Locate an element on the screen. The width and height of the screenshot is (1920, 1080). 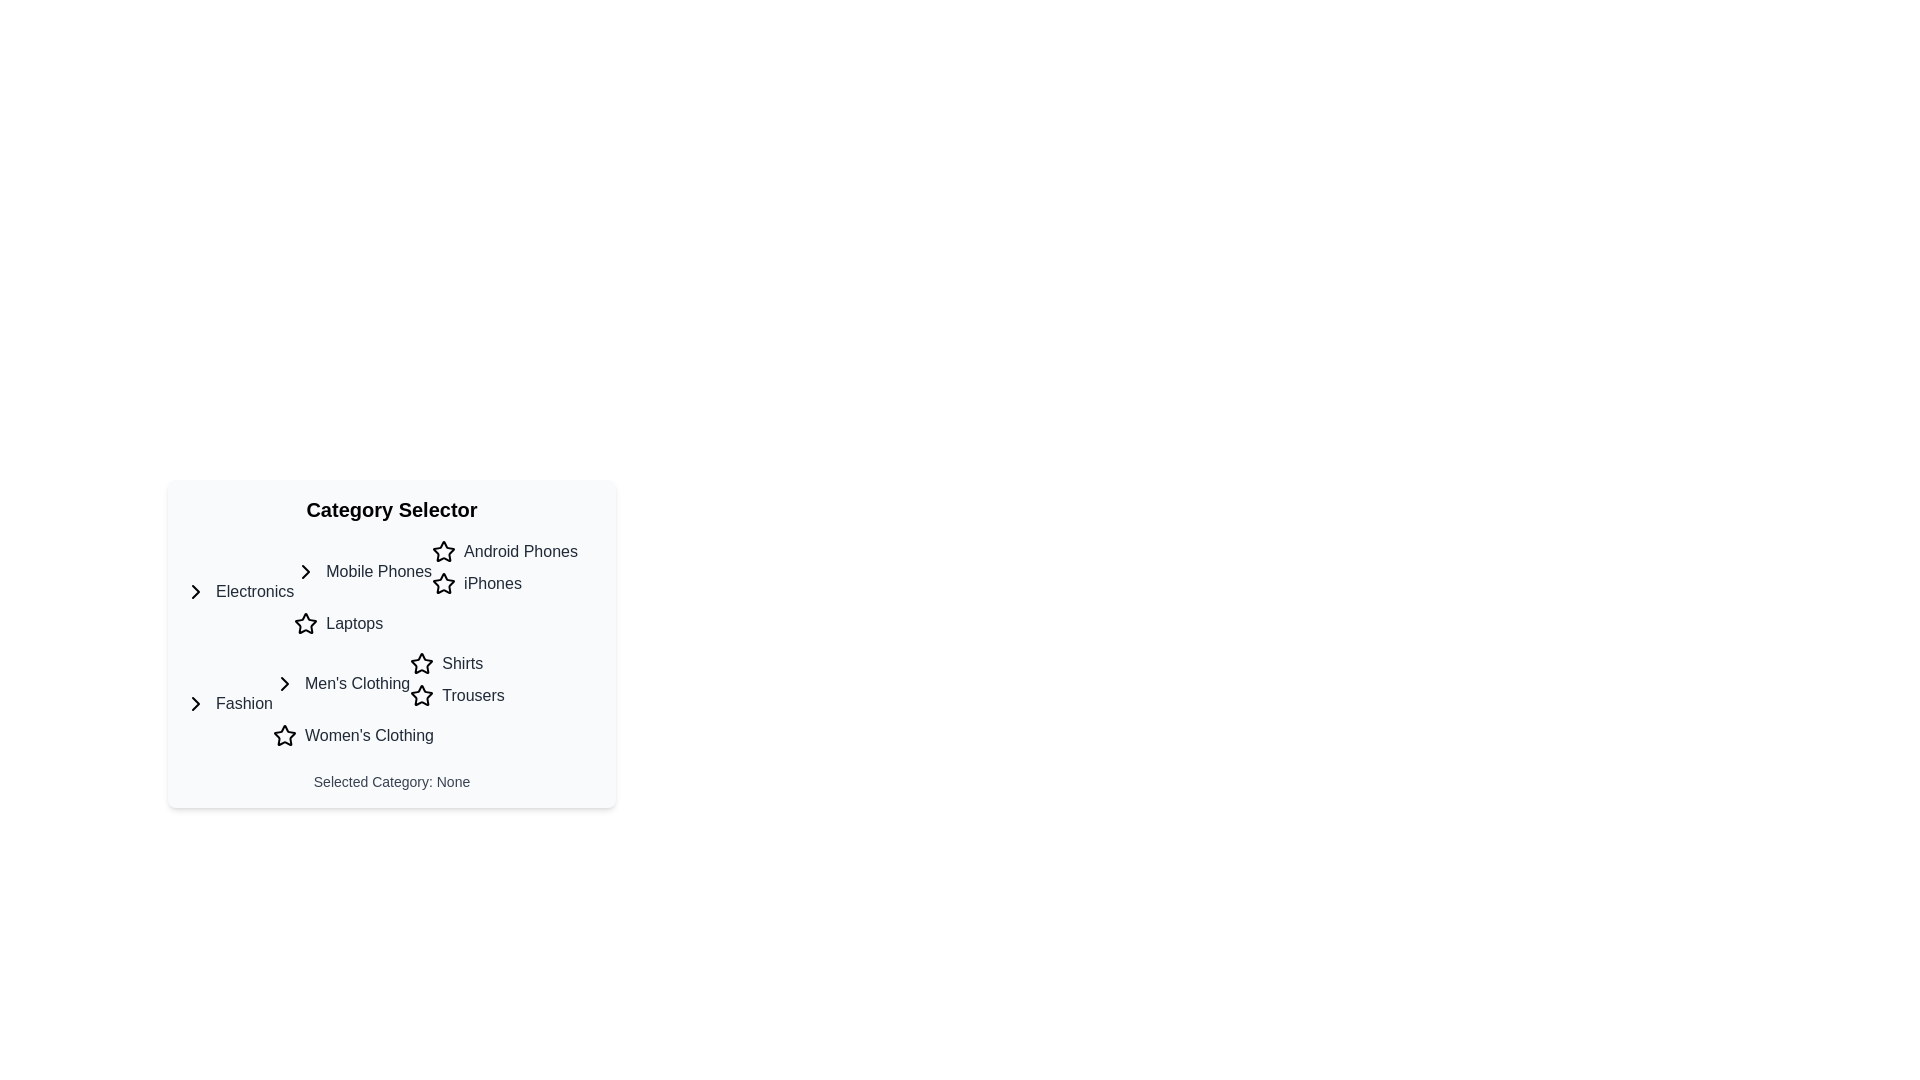
the 'Men's Clothing' label located is located at coordinates (357, 682).